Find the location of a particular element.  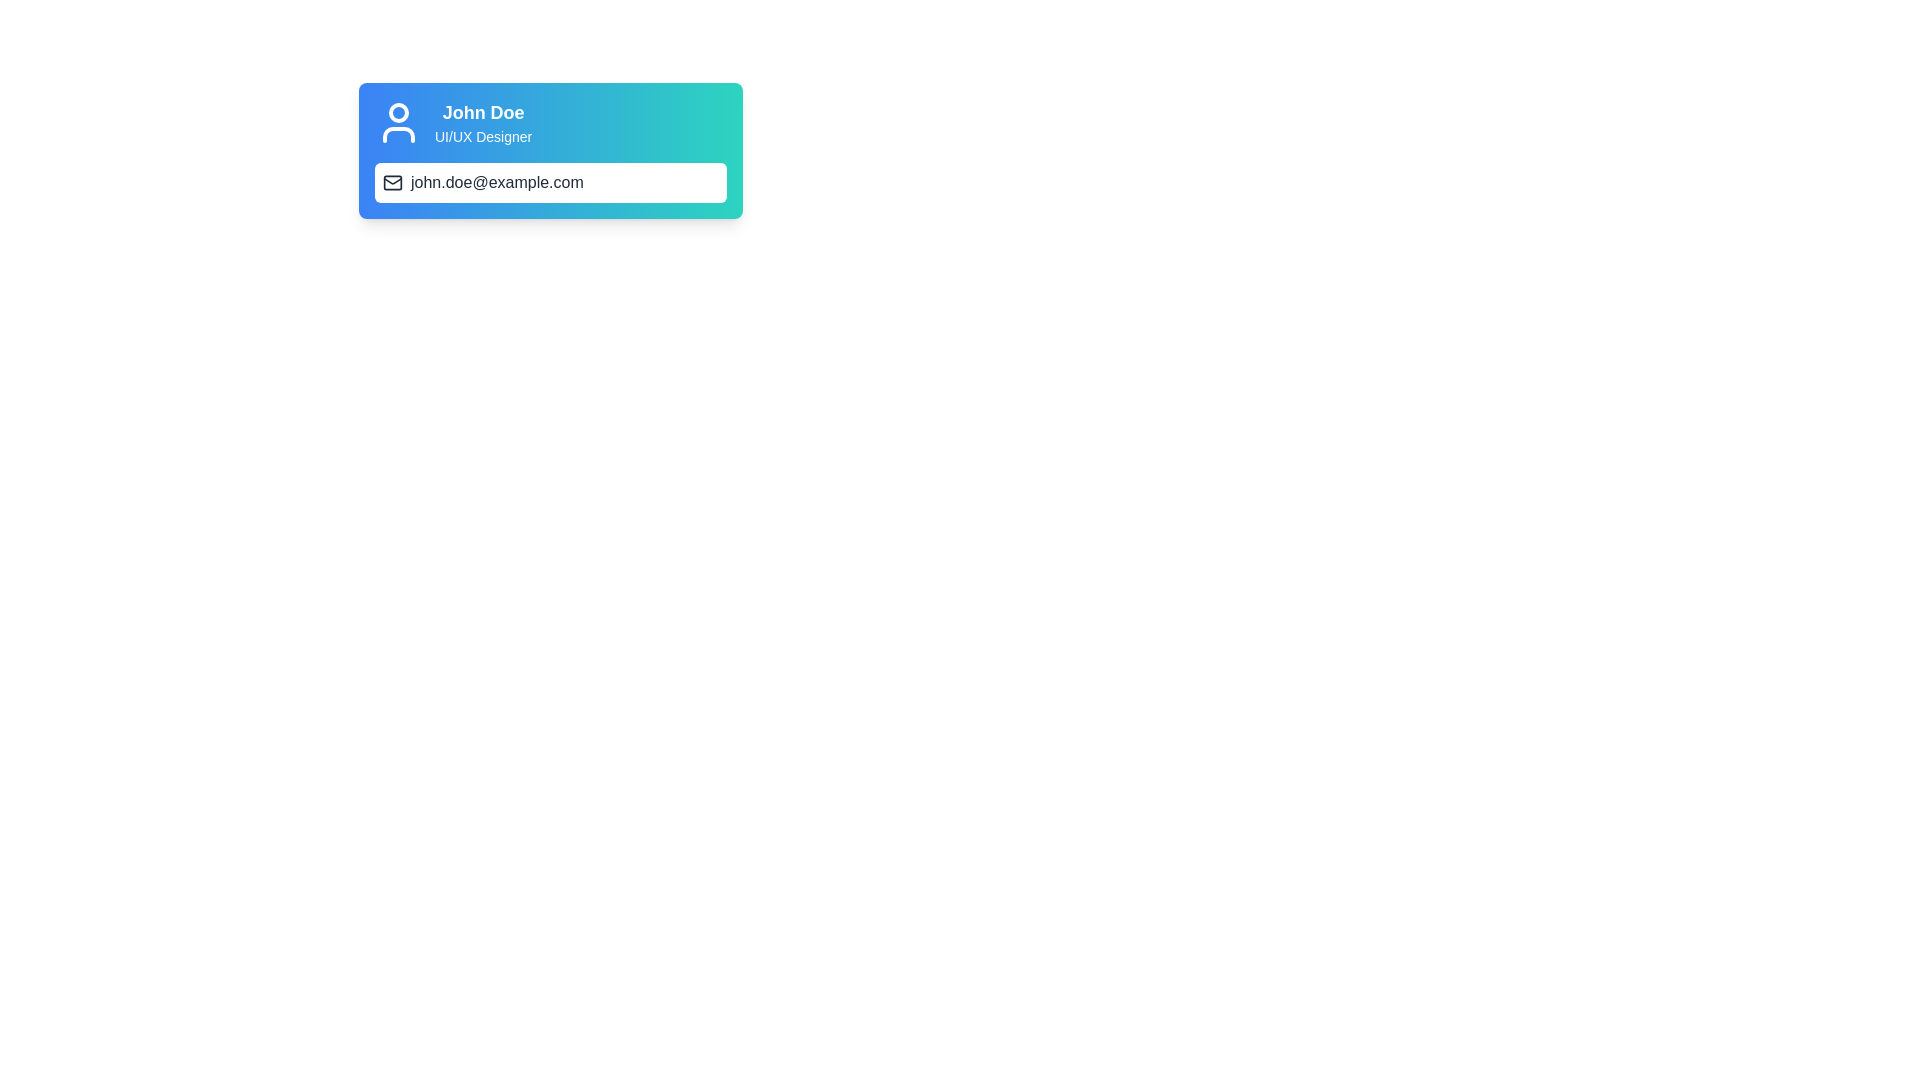

the email icon located directly to the left of the email text 'john.doe@example.com' in the card design is located at coordinates (393, 182).